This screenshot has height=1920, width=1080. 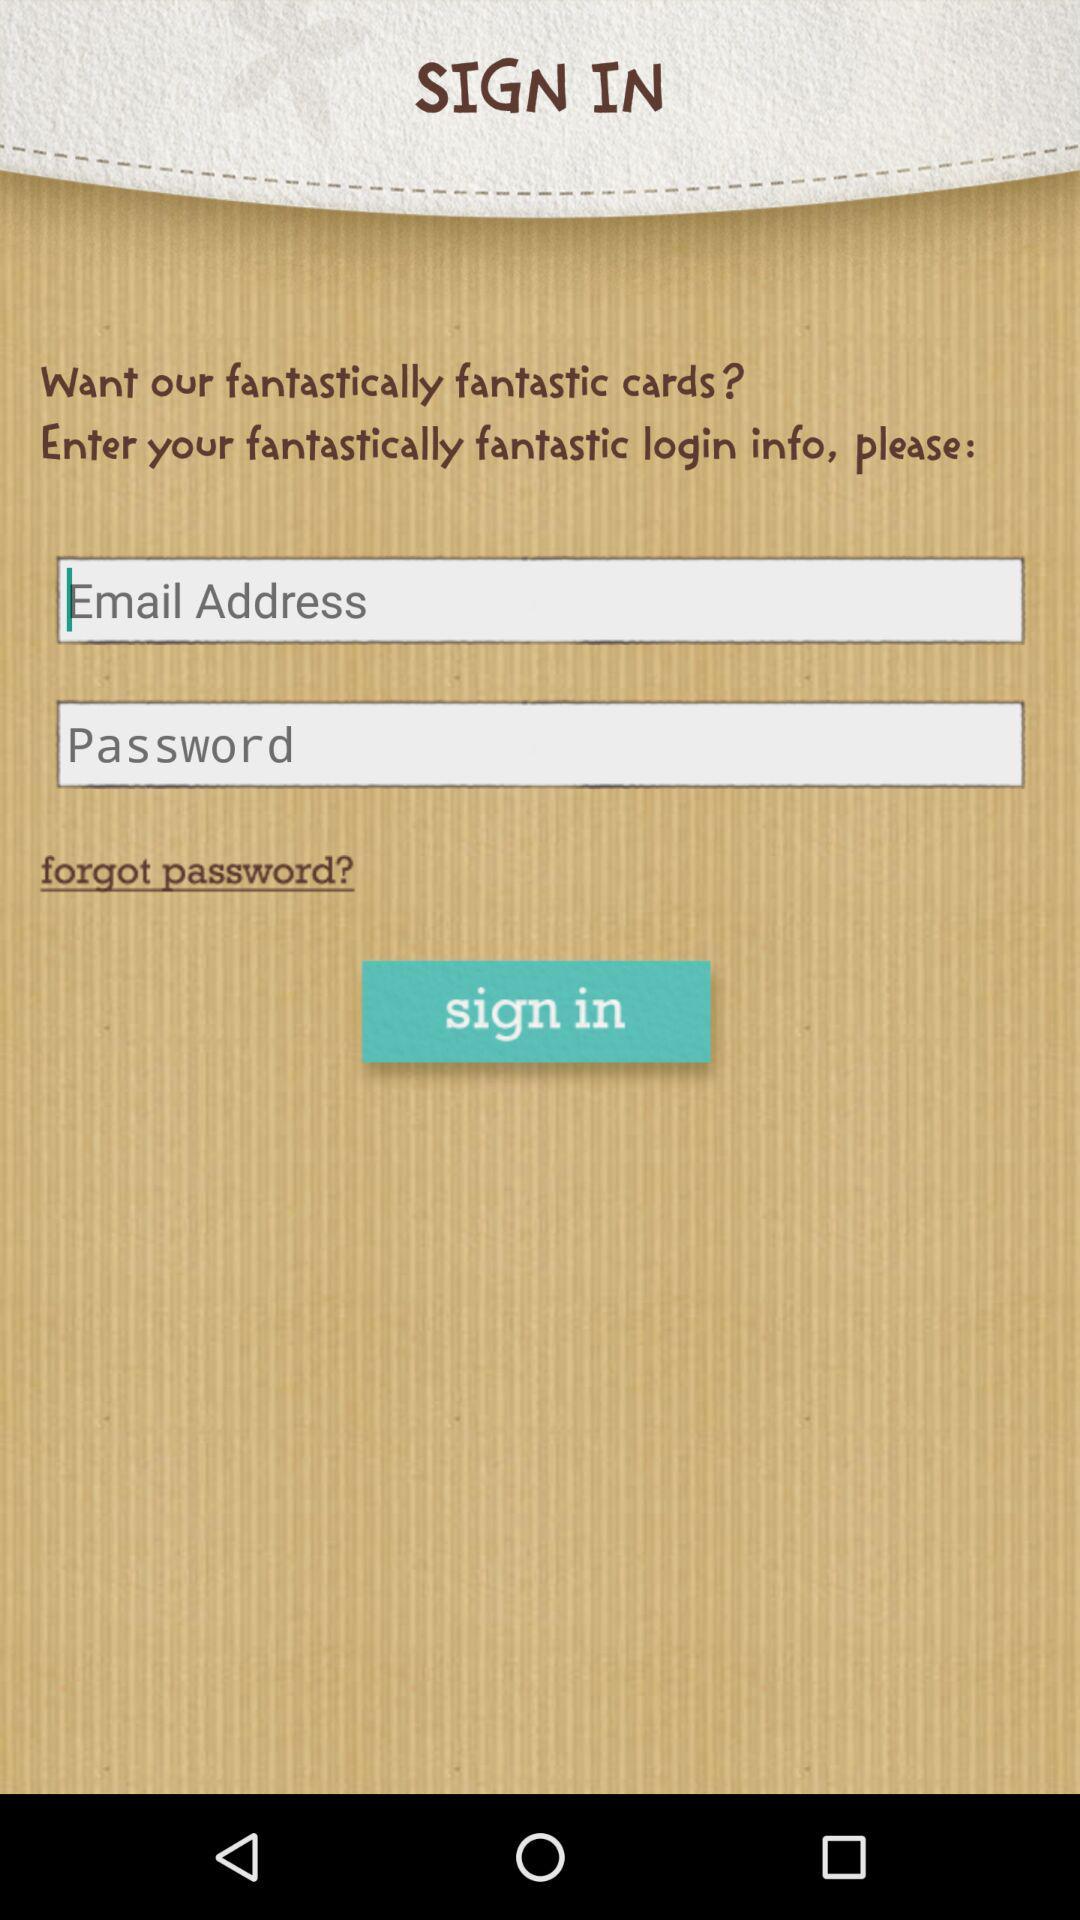 I want to click on email, so click(x=540, y=598).